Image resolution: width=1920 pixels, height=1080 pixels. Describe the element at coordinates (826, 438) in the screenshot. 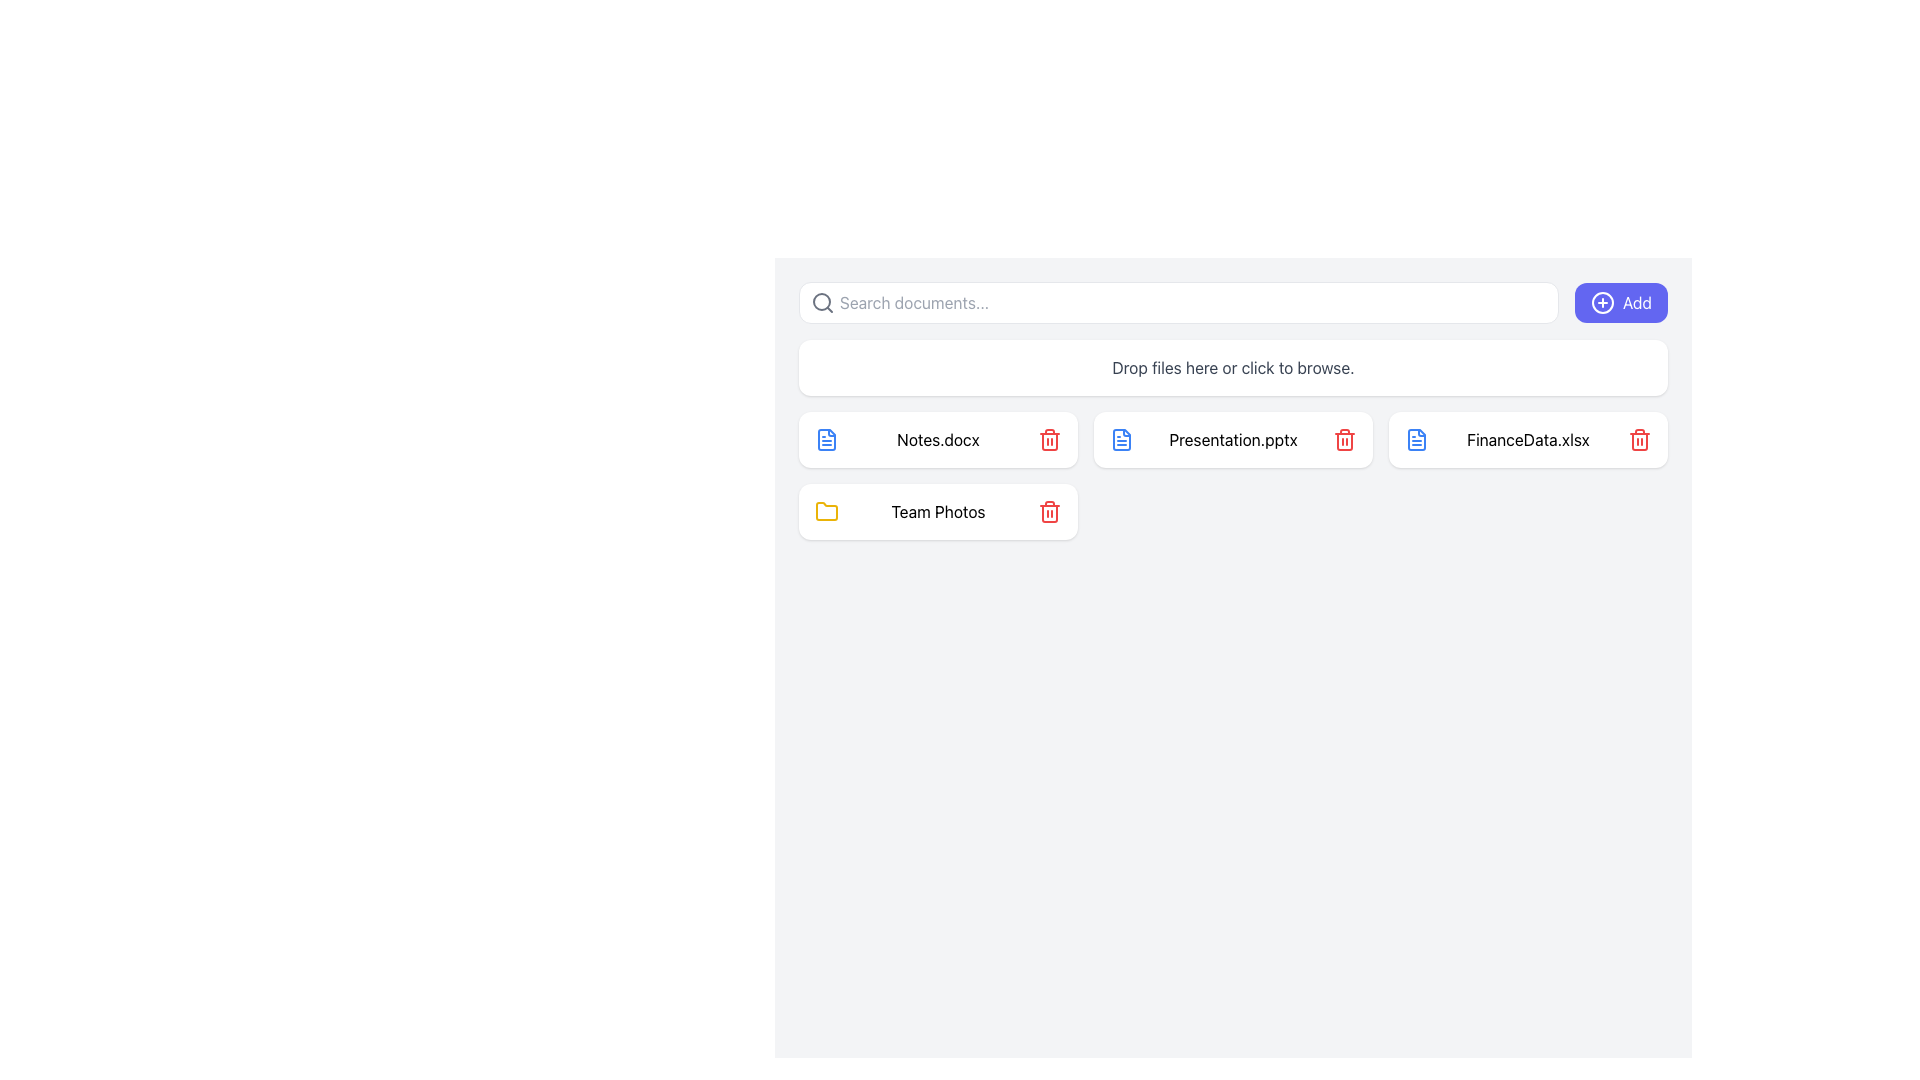

I see `the blue outlined file icon with a folded corner` at that location.